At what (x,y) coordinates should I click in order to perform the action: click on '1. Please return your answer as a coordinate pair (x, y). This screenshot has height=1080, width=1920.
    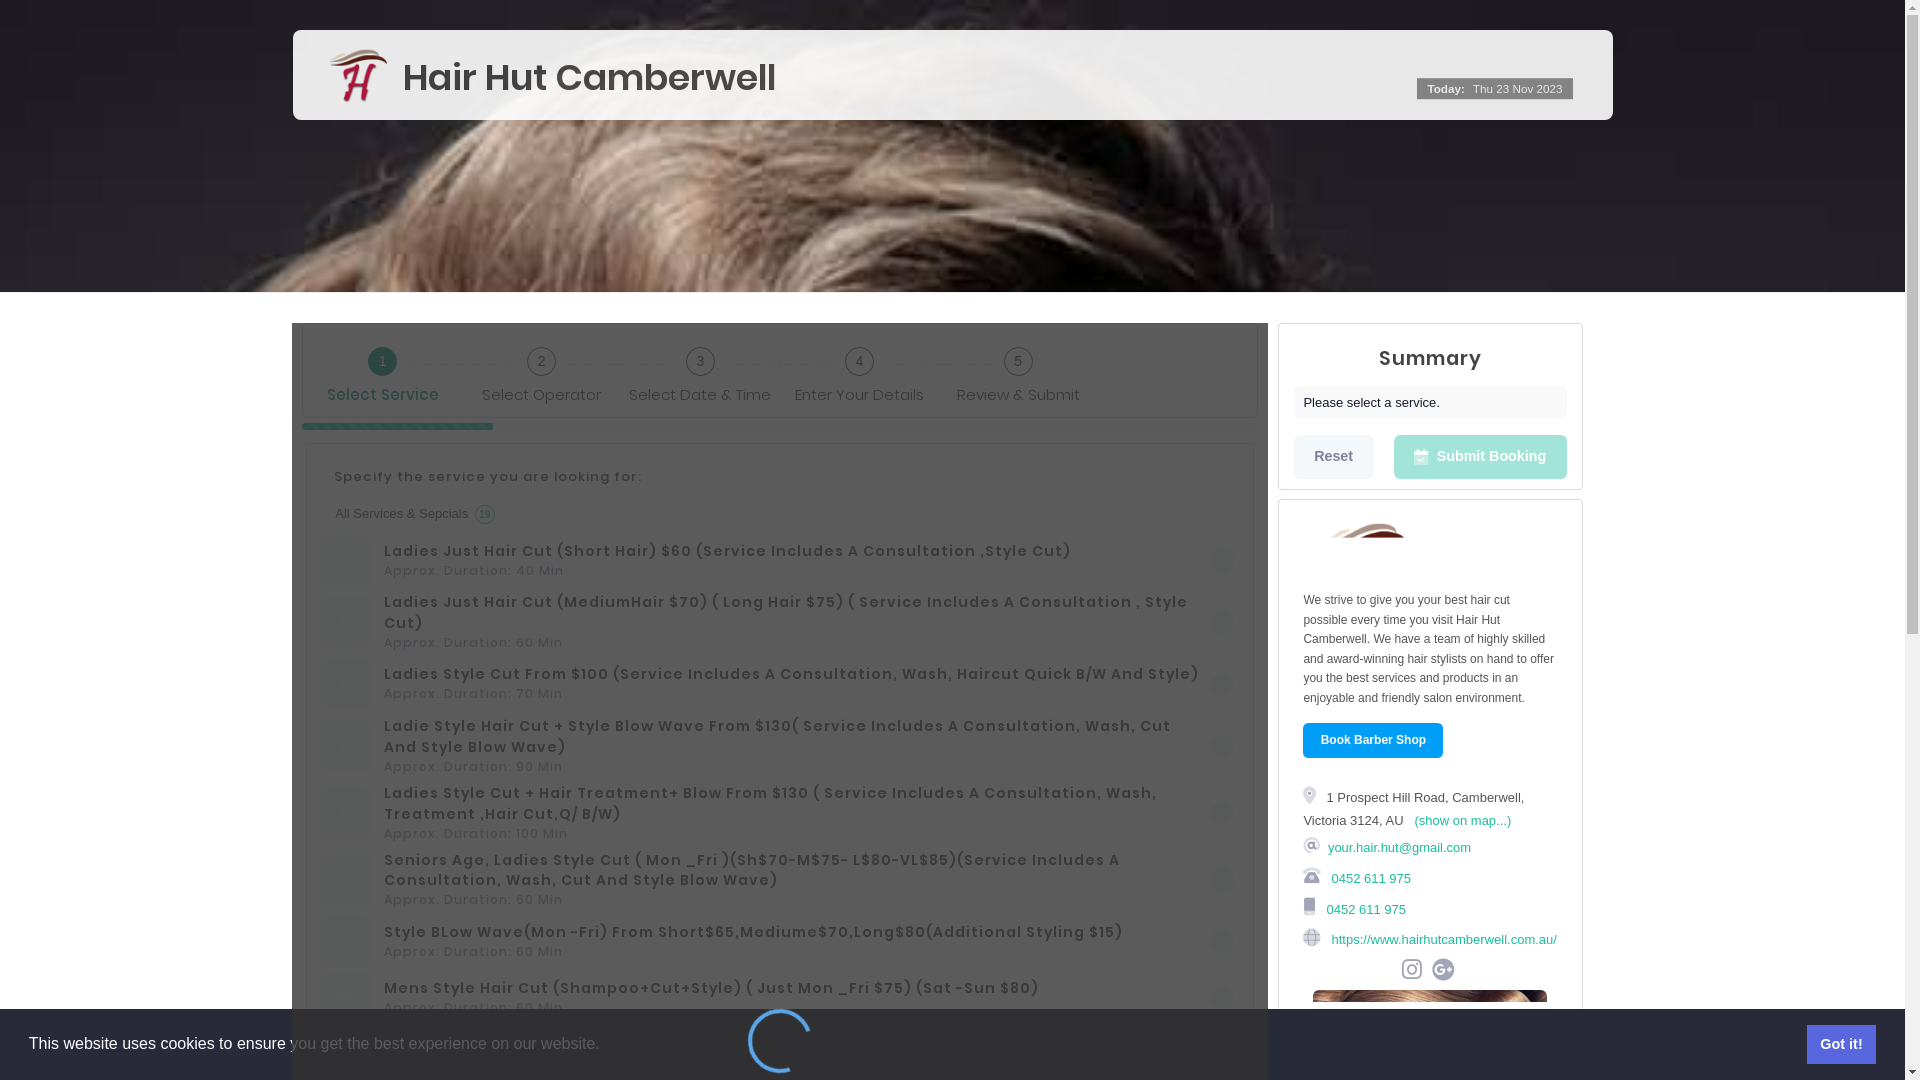
    Looking at the image, I should click on (382, 370).